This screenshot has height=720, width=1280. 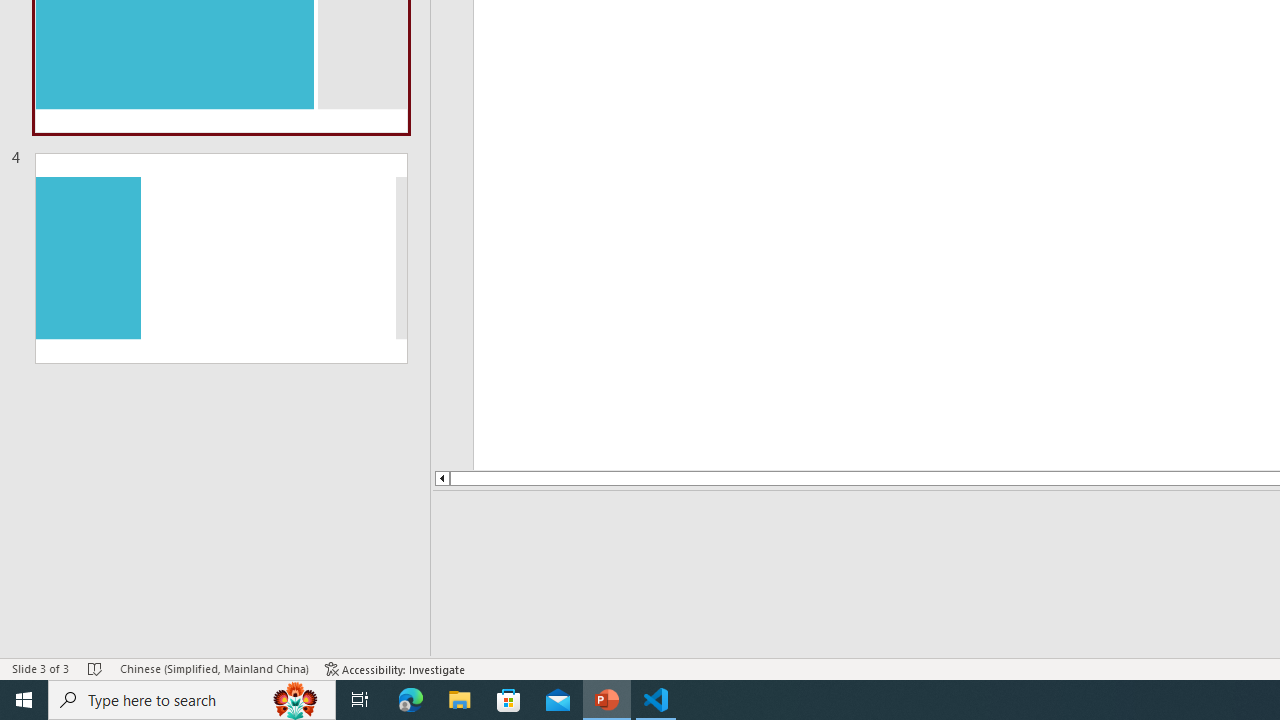 What do you see at coordinates (395, 669) in the screenshot?
I see `'Accessibility Checker Accessibility: Investigate'` at bounding box center [395, 669].